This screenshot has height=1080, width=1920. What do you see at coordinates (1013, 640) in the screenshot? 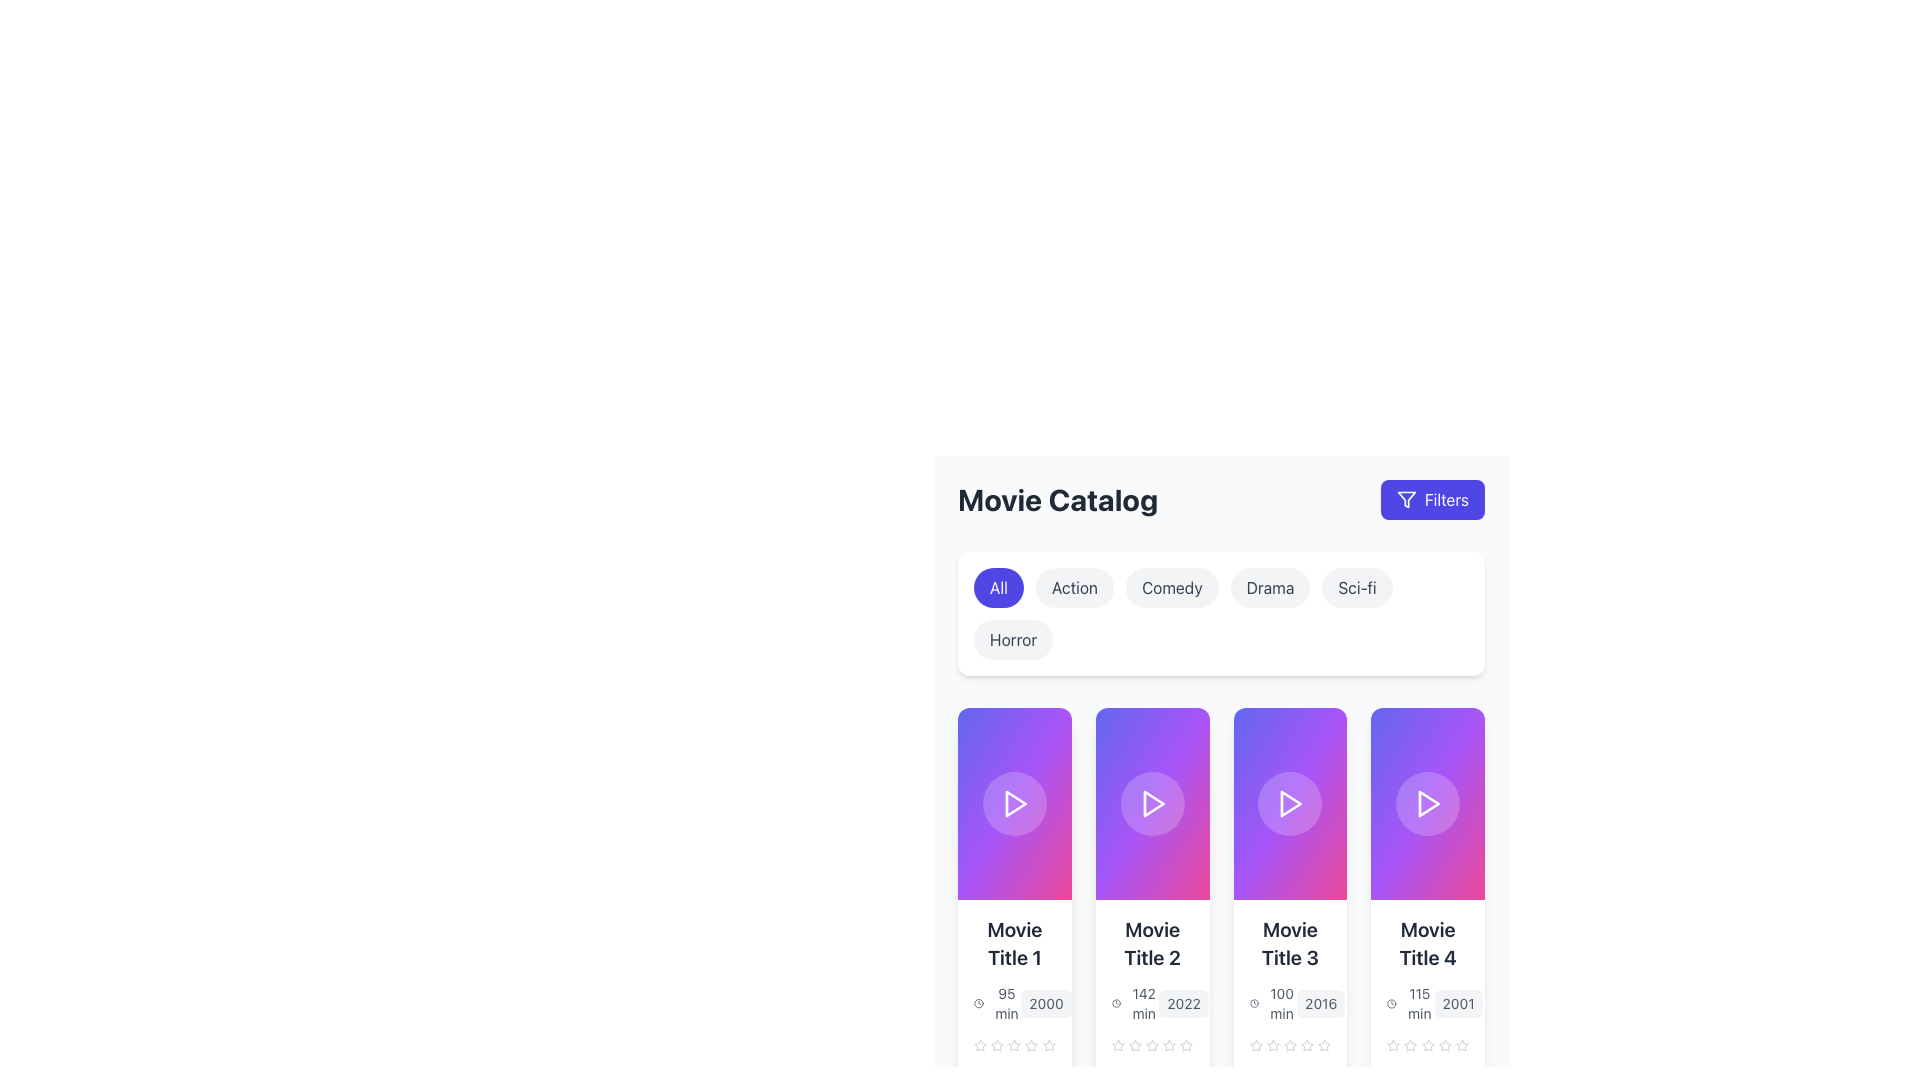
I see `the filter button for the 'Horror' genre located below the 'Movie Catalog' heading to observe styling changes` at bounding box center [1013, 640].